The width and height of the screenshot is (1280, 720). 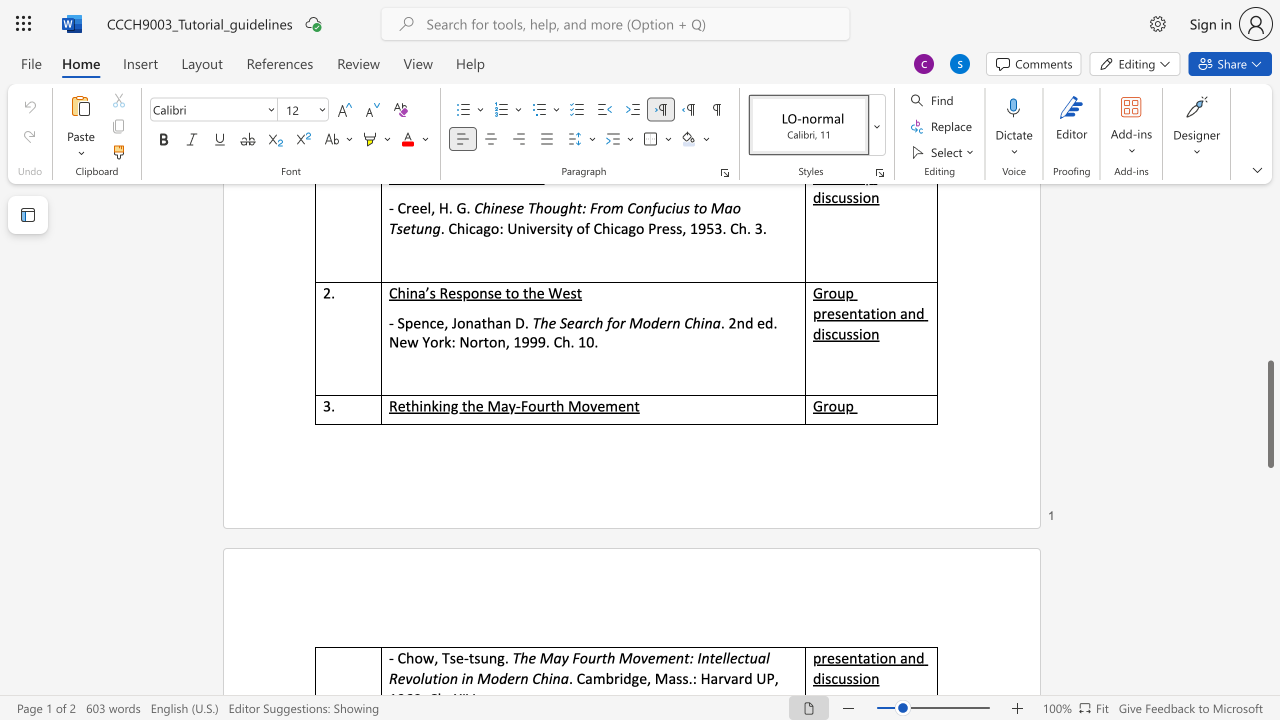 I want to click on the scrollbar to move the page up, so click(x=1269, y=300).